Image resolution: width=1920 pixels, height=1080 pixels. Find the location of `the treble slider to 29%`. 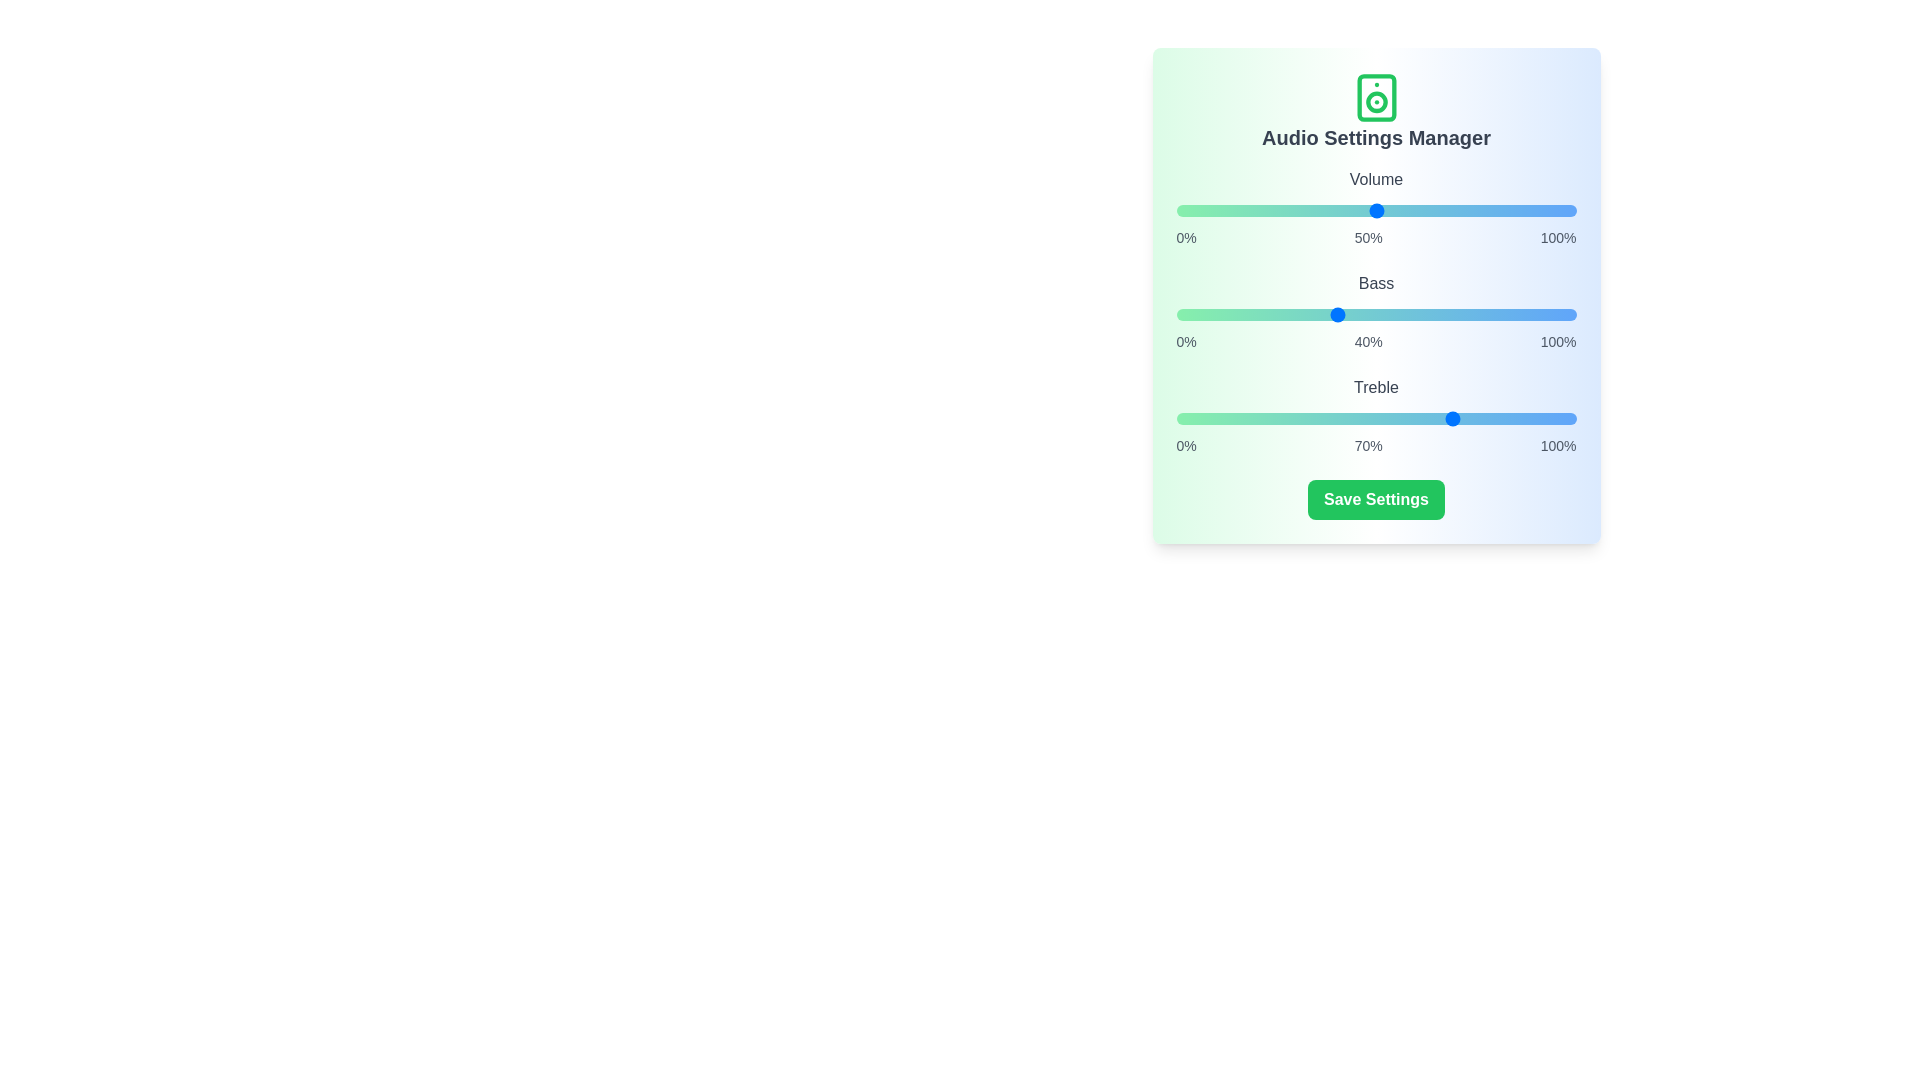

the treble slider to 29% is located at coordinates (1292, 418).